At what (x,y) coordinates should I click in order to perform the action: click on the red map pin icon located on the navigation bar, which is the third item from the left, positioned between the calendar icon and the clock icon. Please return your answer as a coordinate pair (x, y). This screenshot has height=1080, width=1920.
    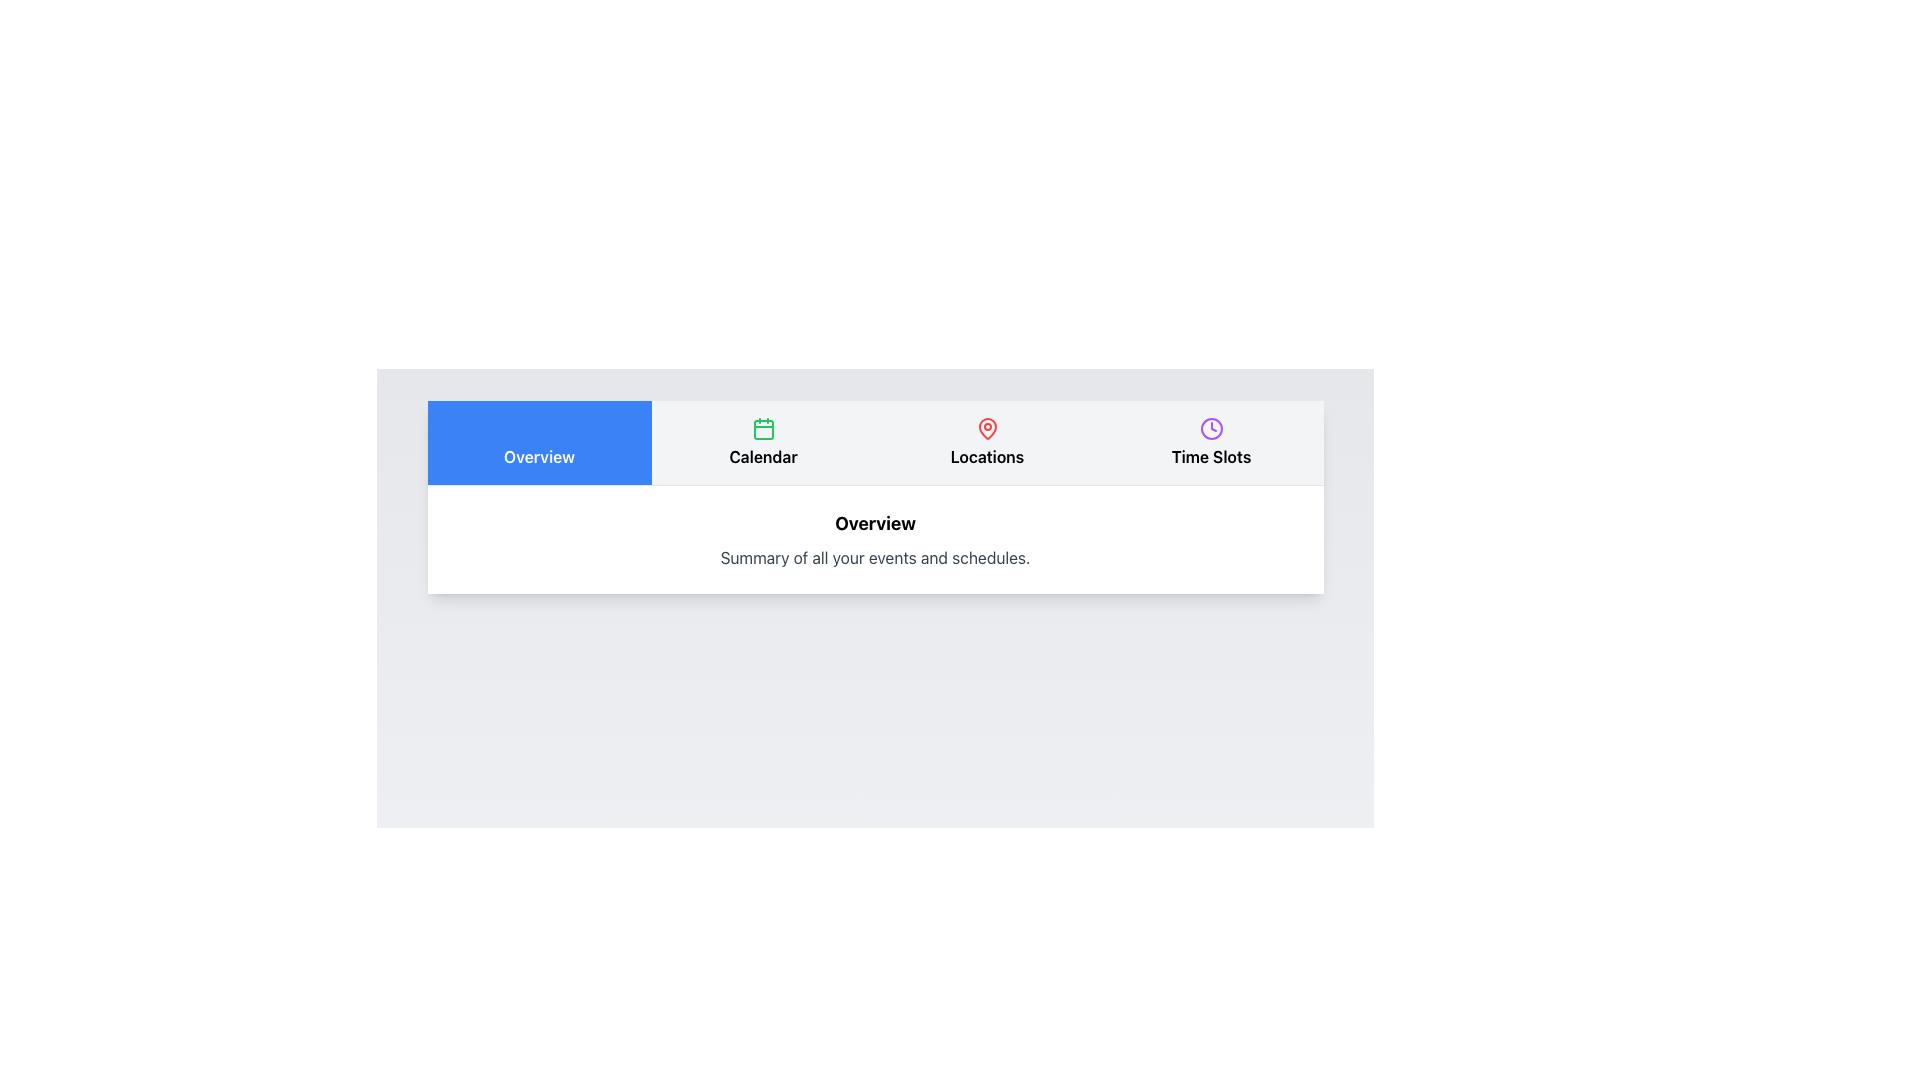
    Looking at the image, I should click on (987, 427).